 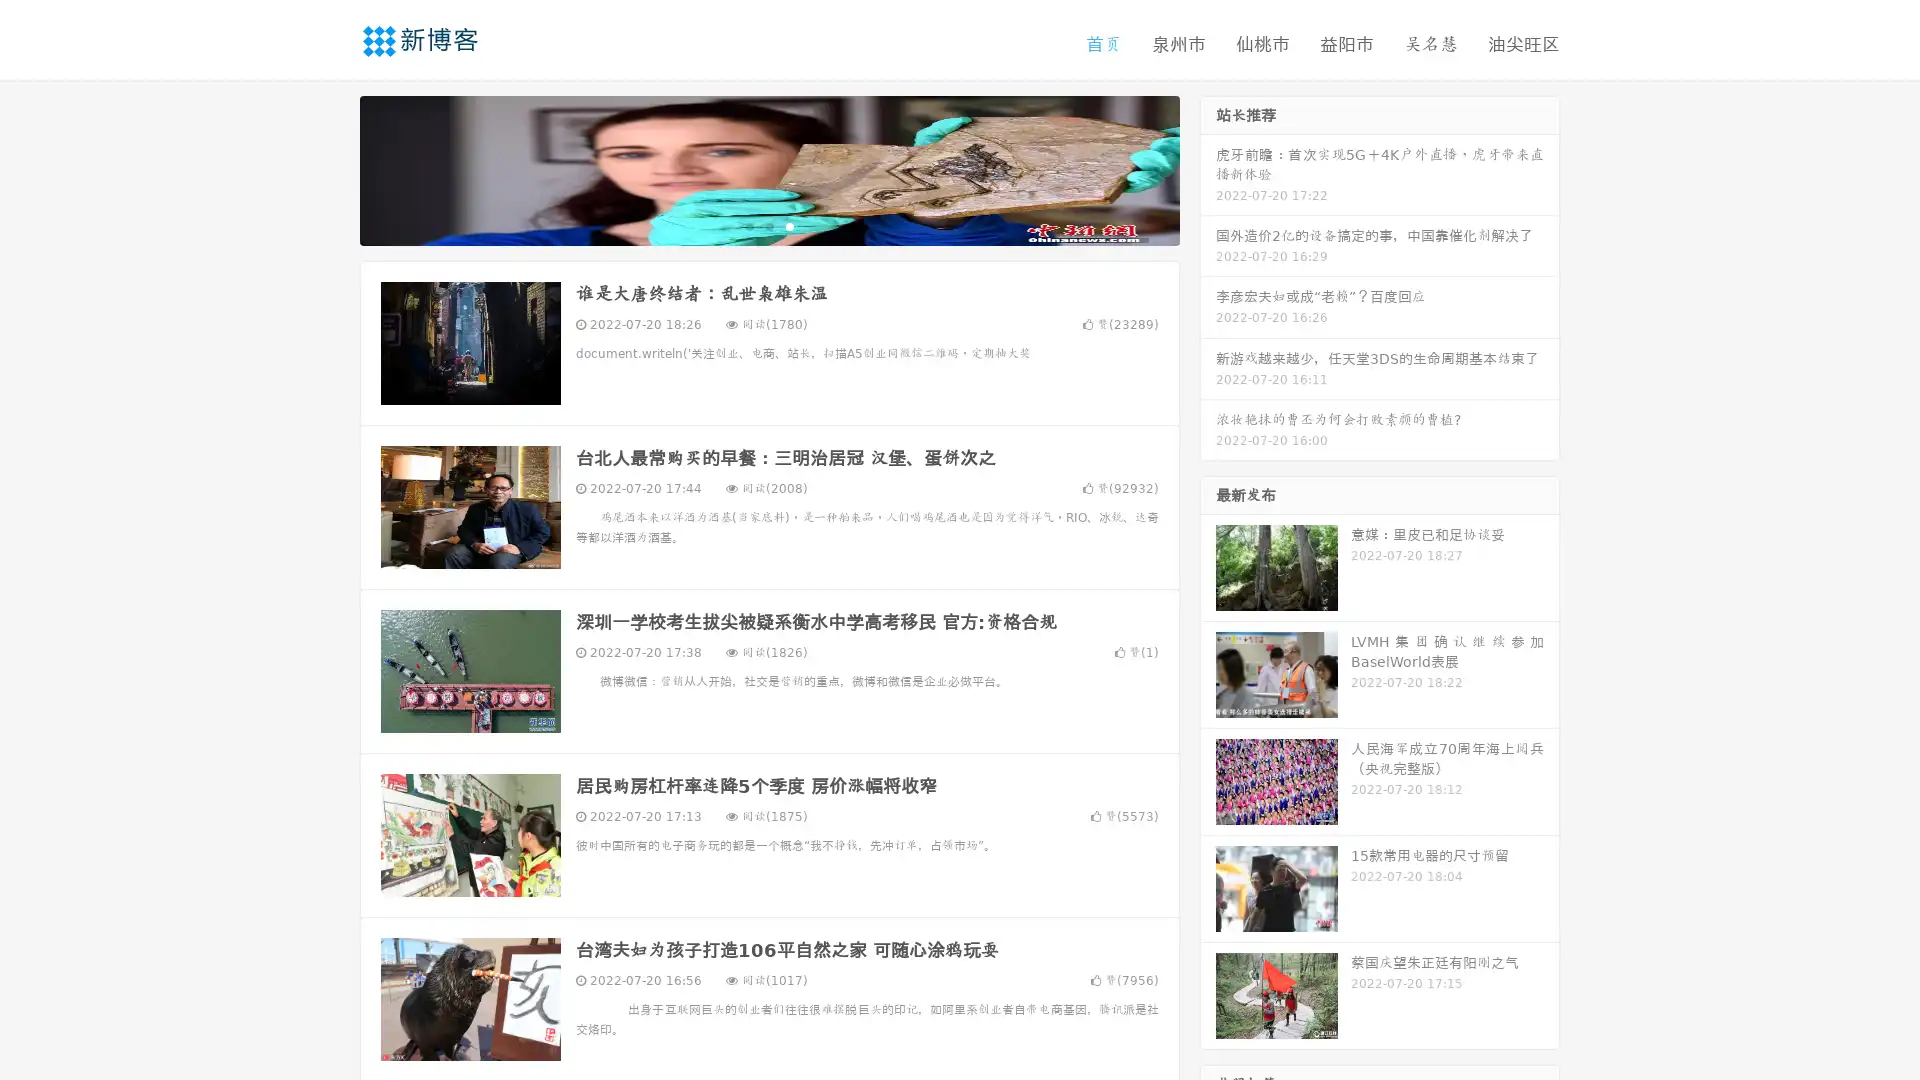 I want to click on Previous slide, so click(x=330, y=168).